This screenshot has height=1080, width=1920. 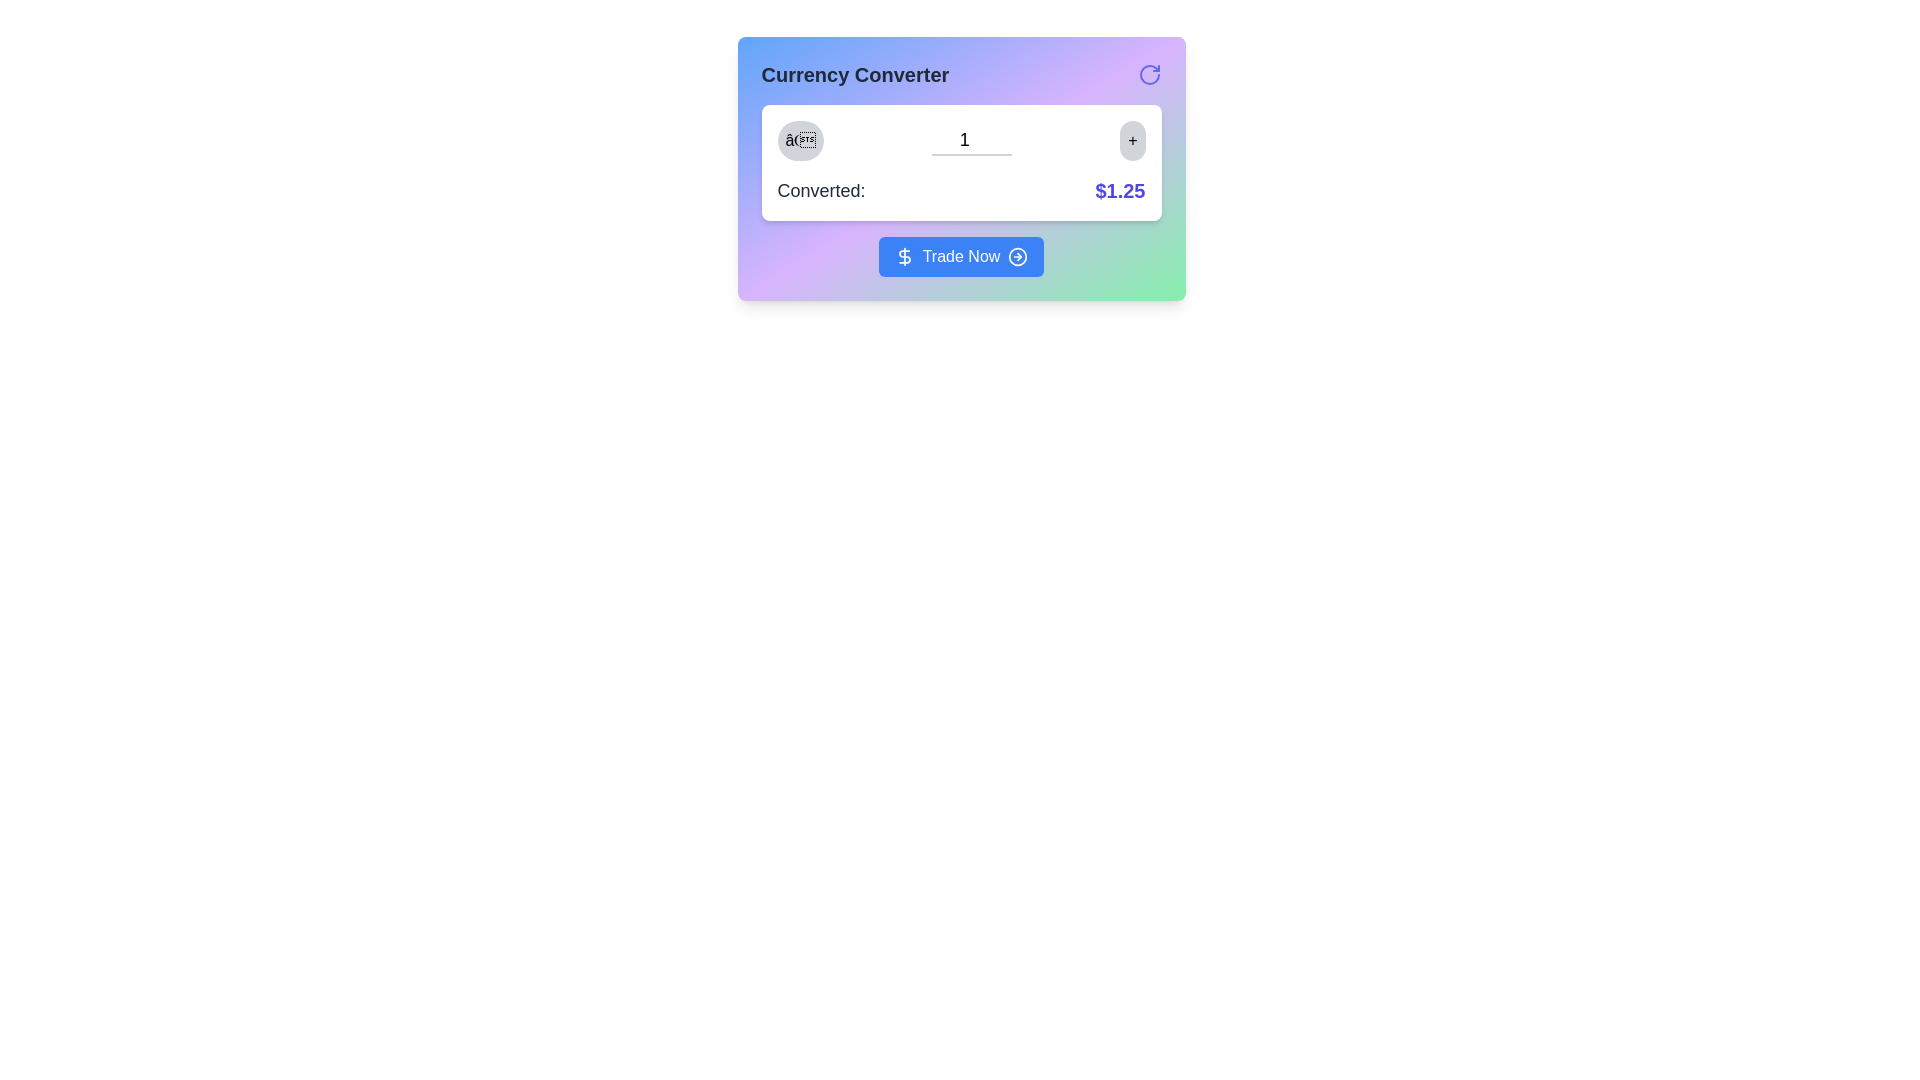 I want to click on the Number Input Field, which is centrally located between the '-' button on the left and the '+' button on the right, positioned near the top-center of the interface, so click(x=972, y=140).